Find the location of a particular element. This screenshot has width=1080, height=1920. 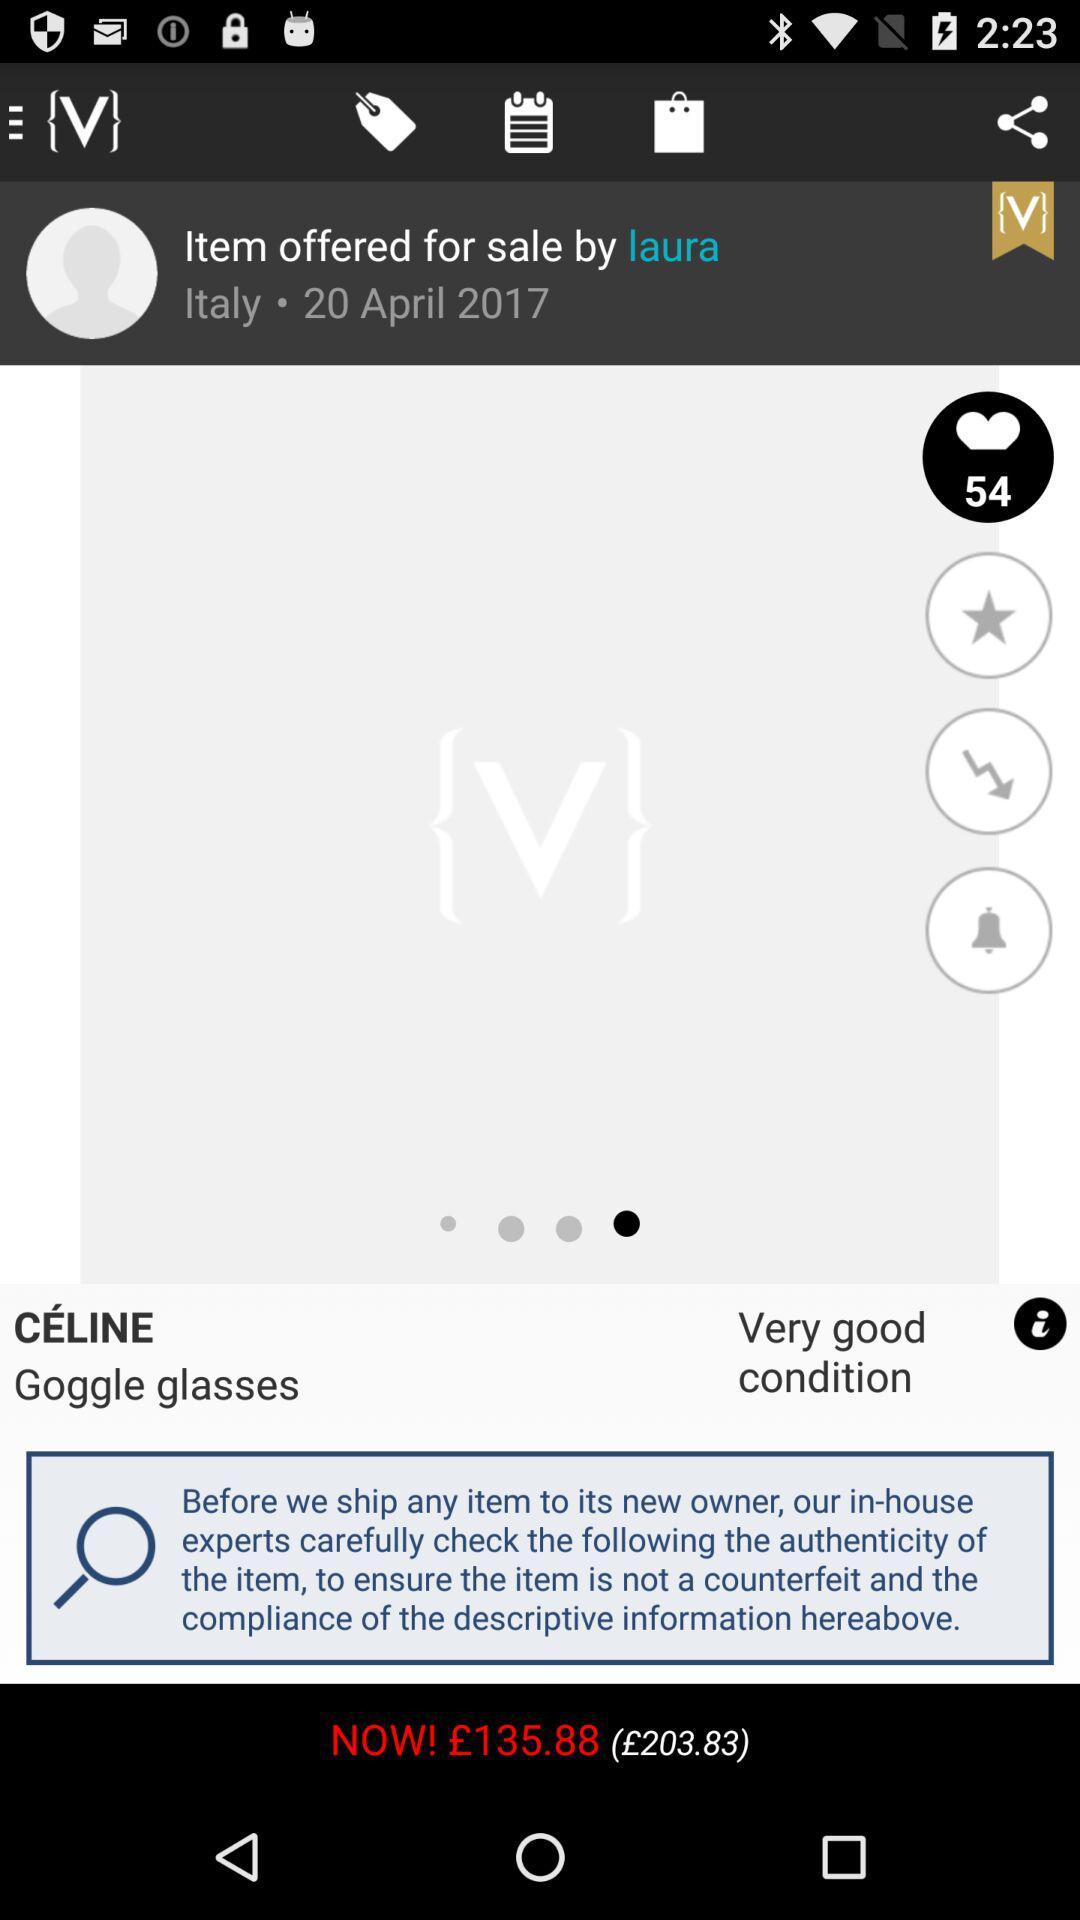

app to the left of item offered for icon is located at coordinates (91, 272).